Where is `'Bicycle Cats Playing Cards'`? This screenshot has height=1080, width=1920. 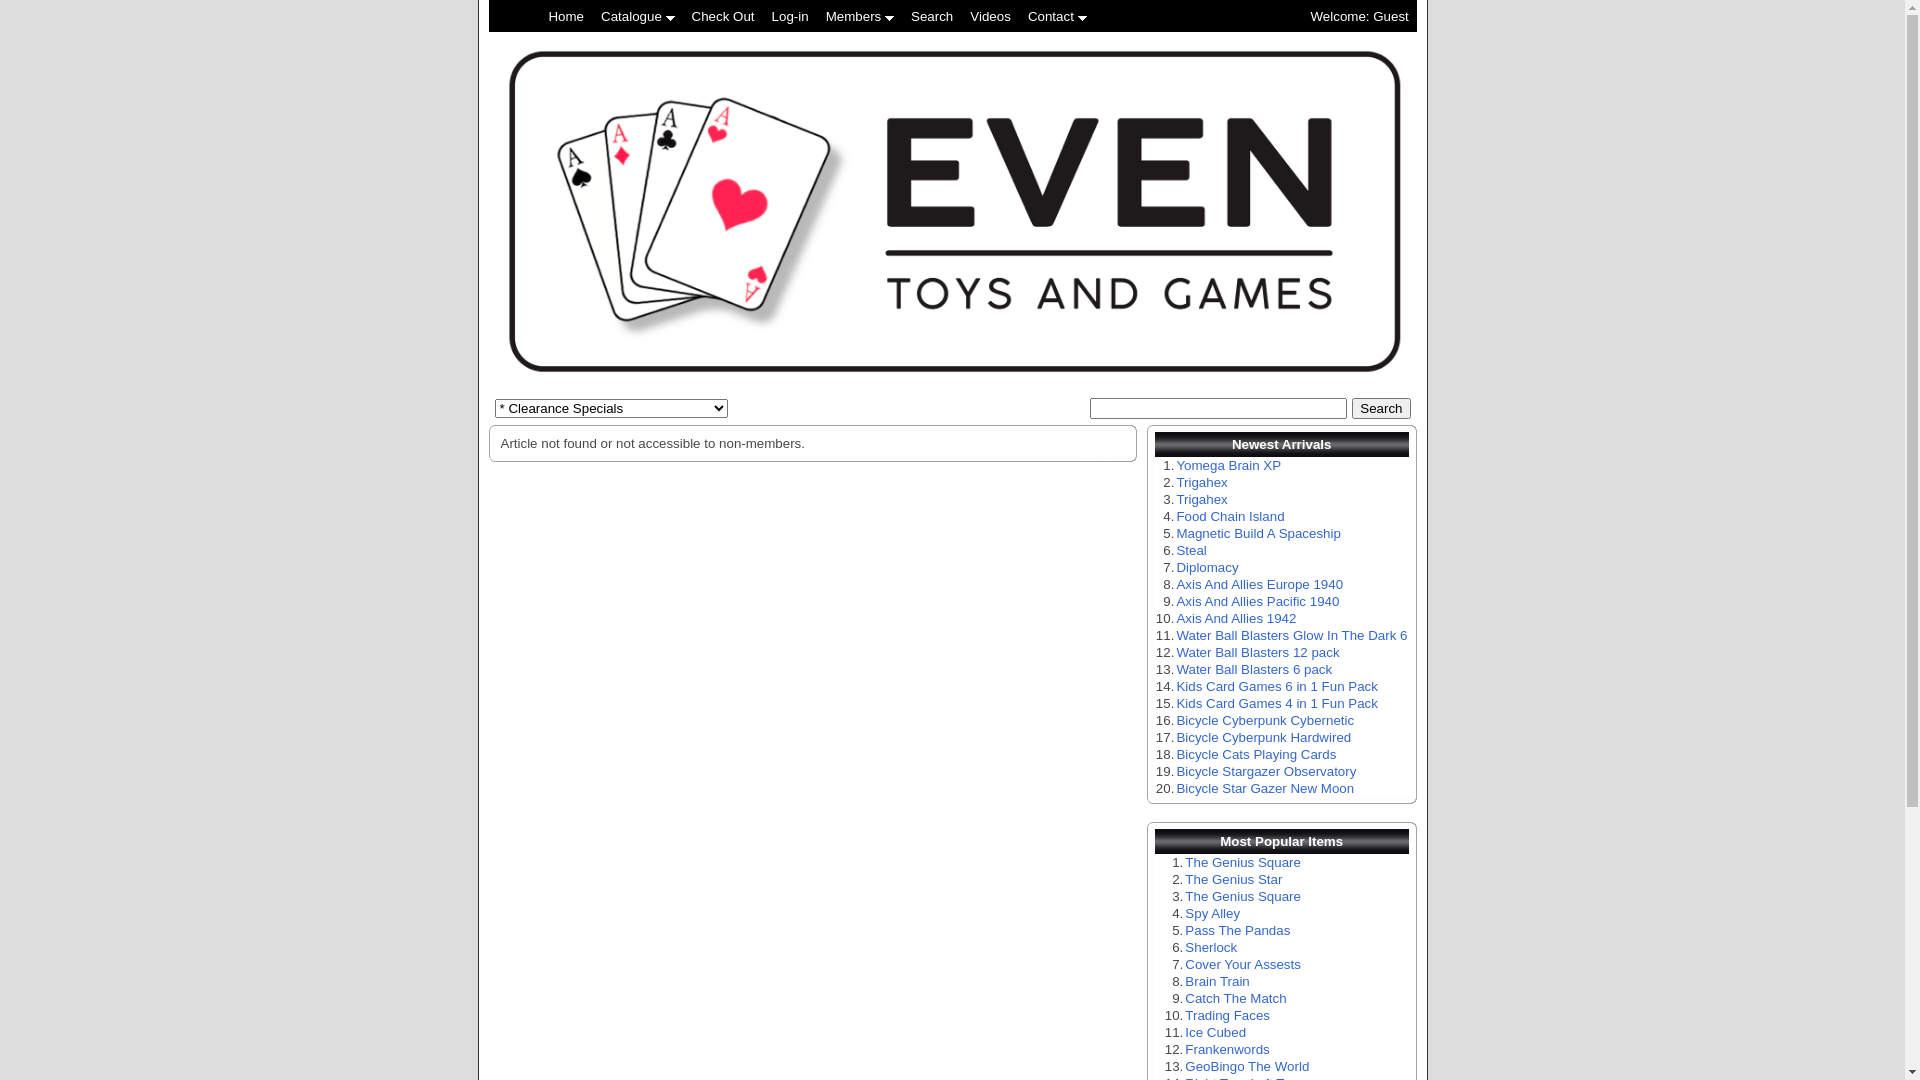 'Bicycle Cats Playing Cards' is located at coordinates (1255, 754).